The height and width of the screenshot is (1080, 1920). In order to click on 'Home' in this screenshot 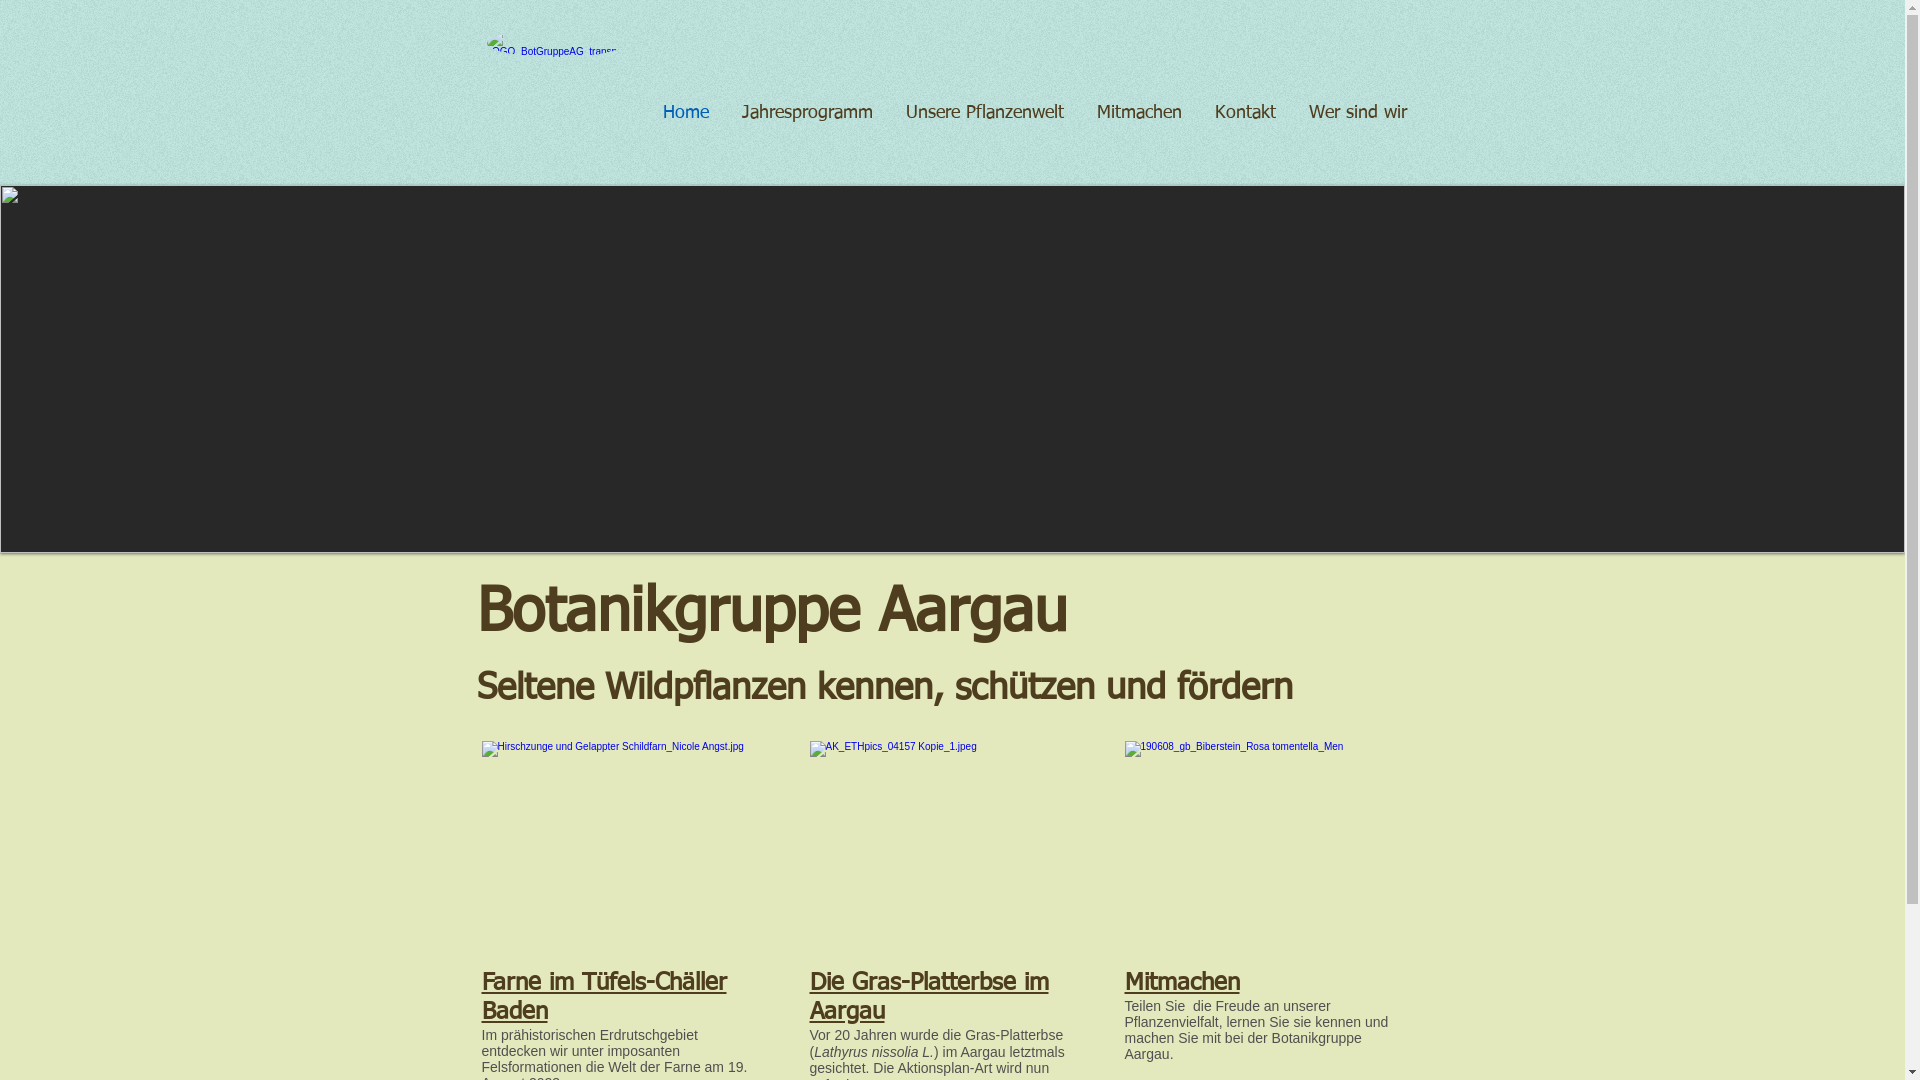, I will do `click(683, 113)`.